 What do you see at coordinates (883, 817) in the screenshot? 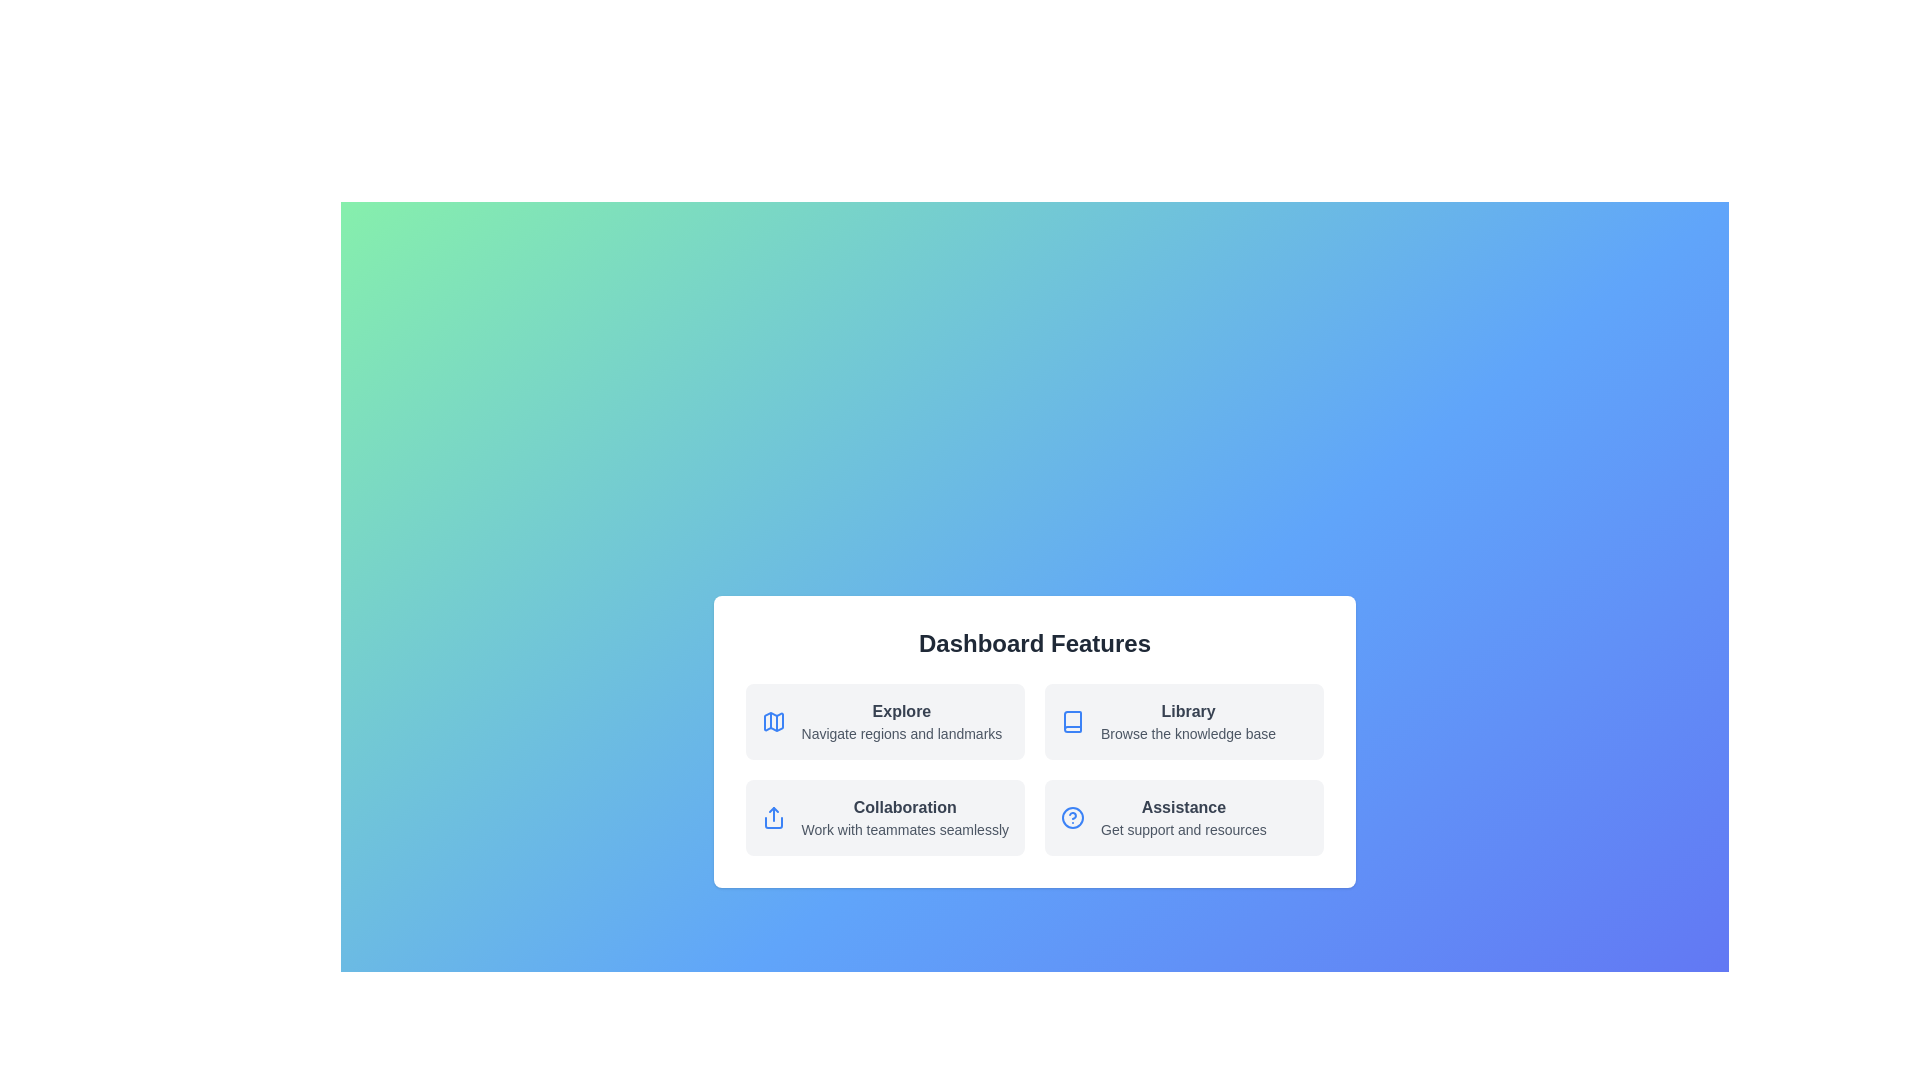
I see `the Collaboration tile to explore its functionalities` at bounding box center [883, 817].